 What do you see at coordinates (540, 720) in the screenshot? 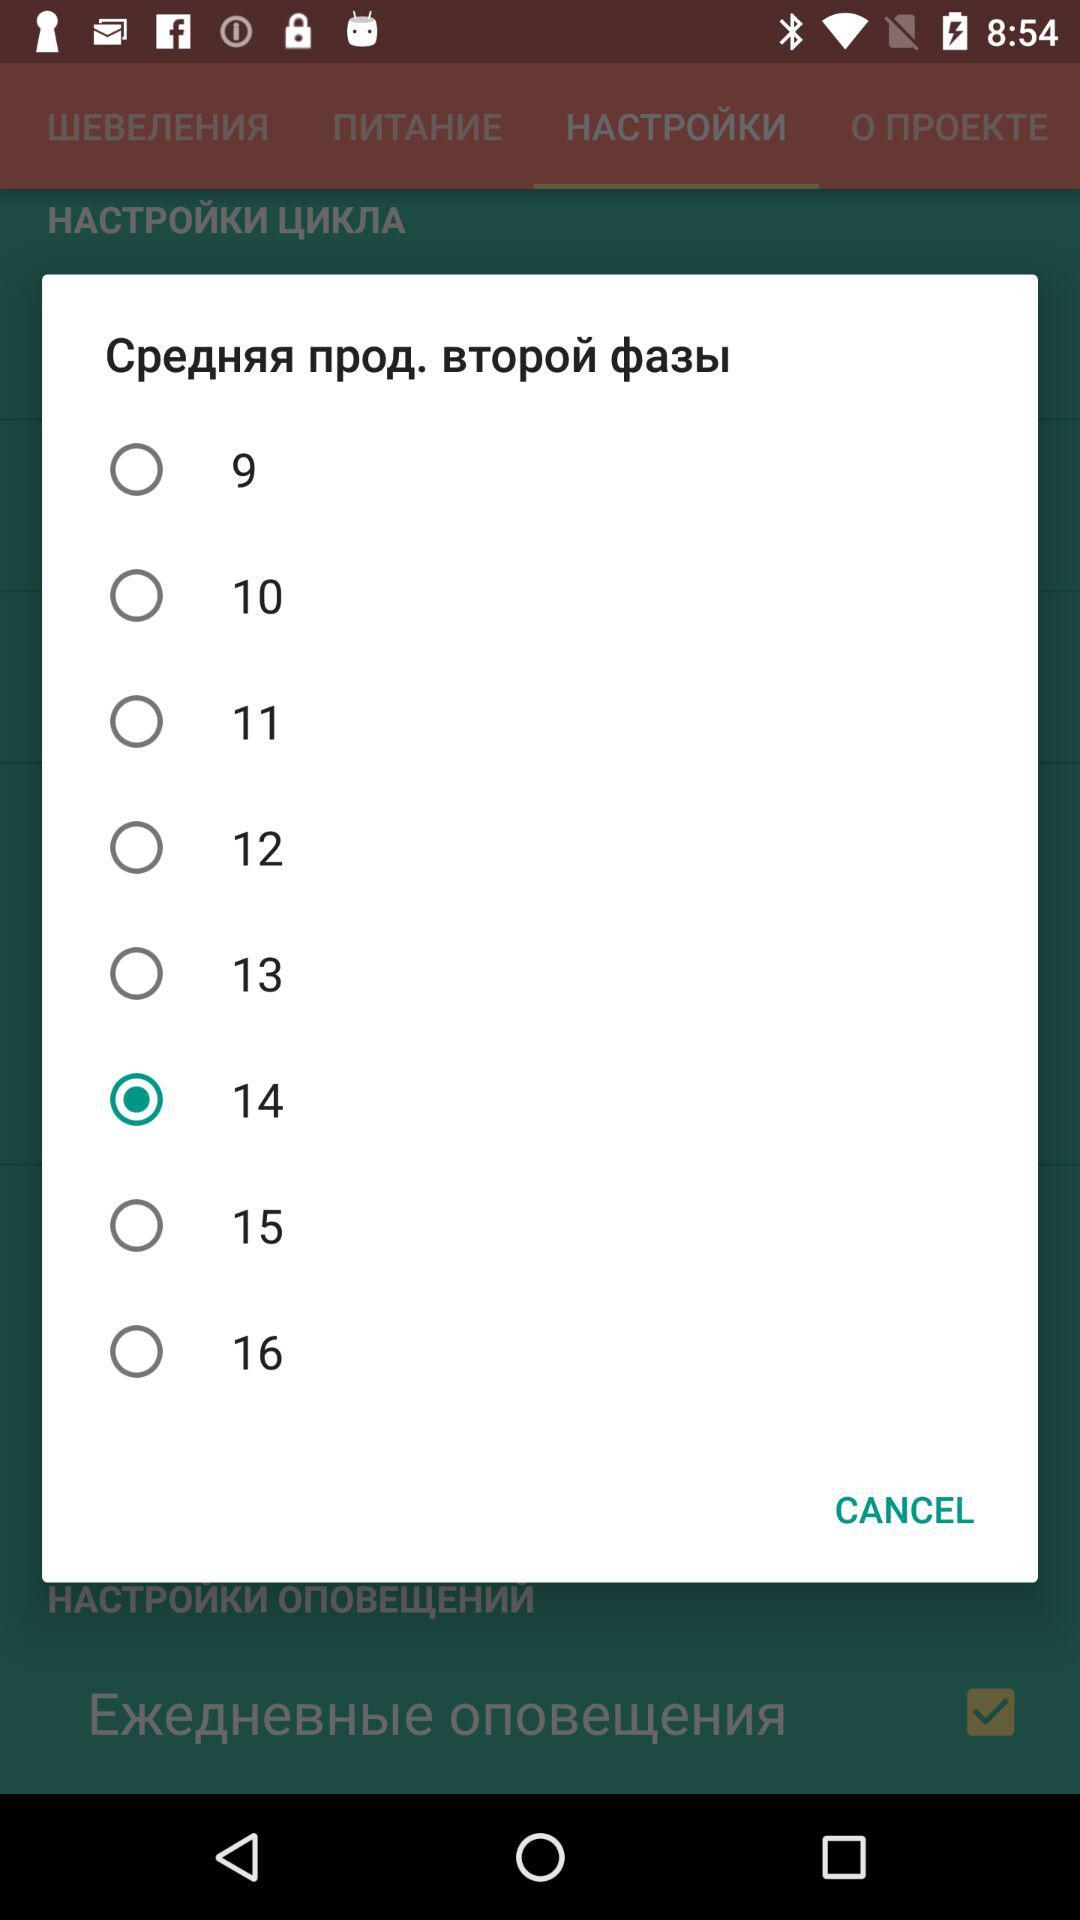
I see `the 11` at bounding box center [540, 720].